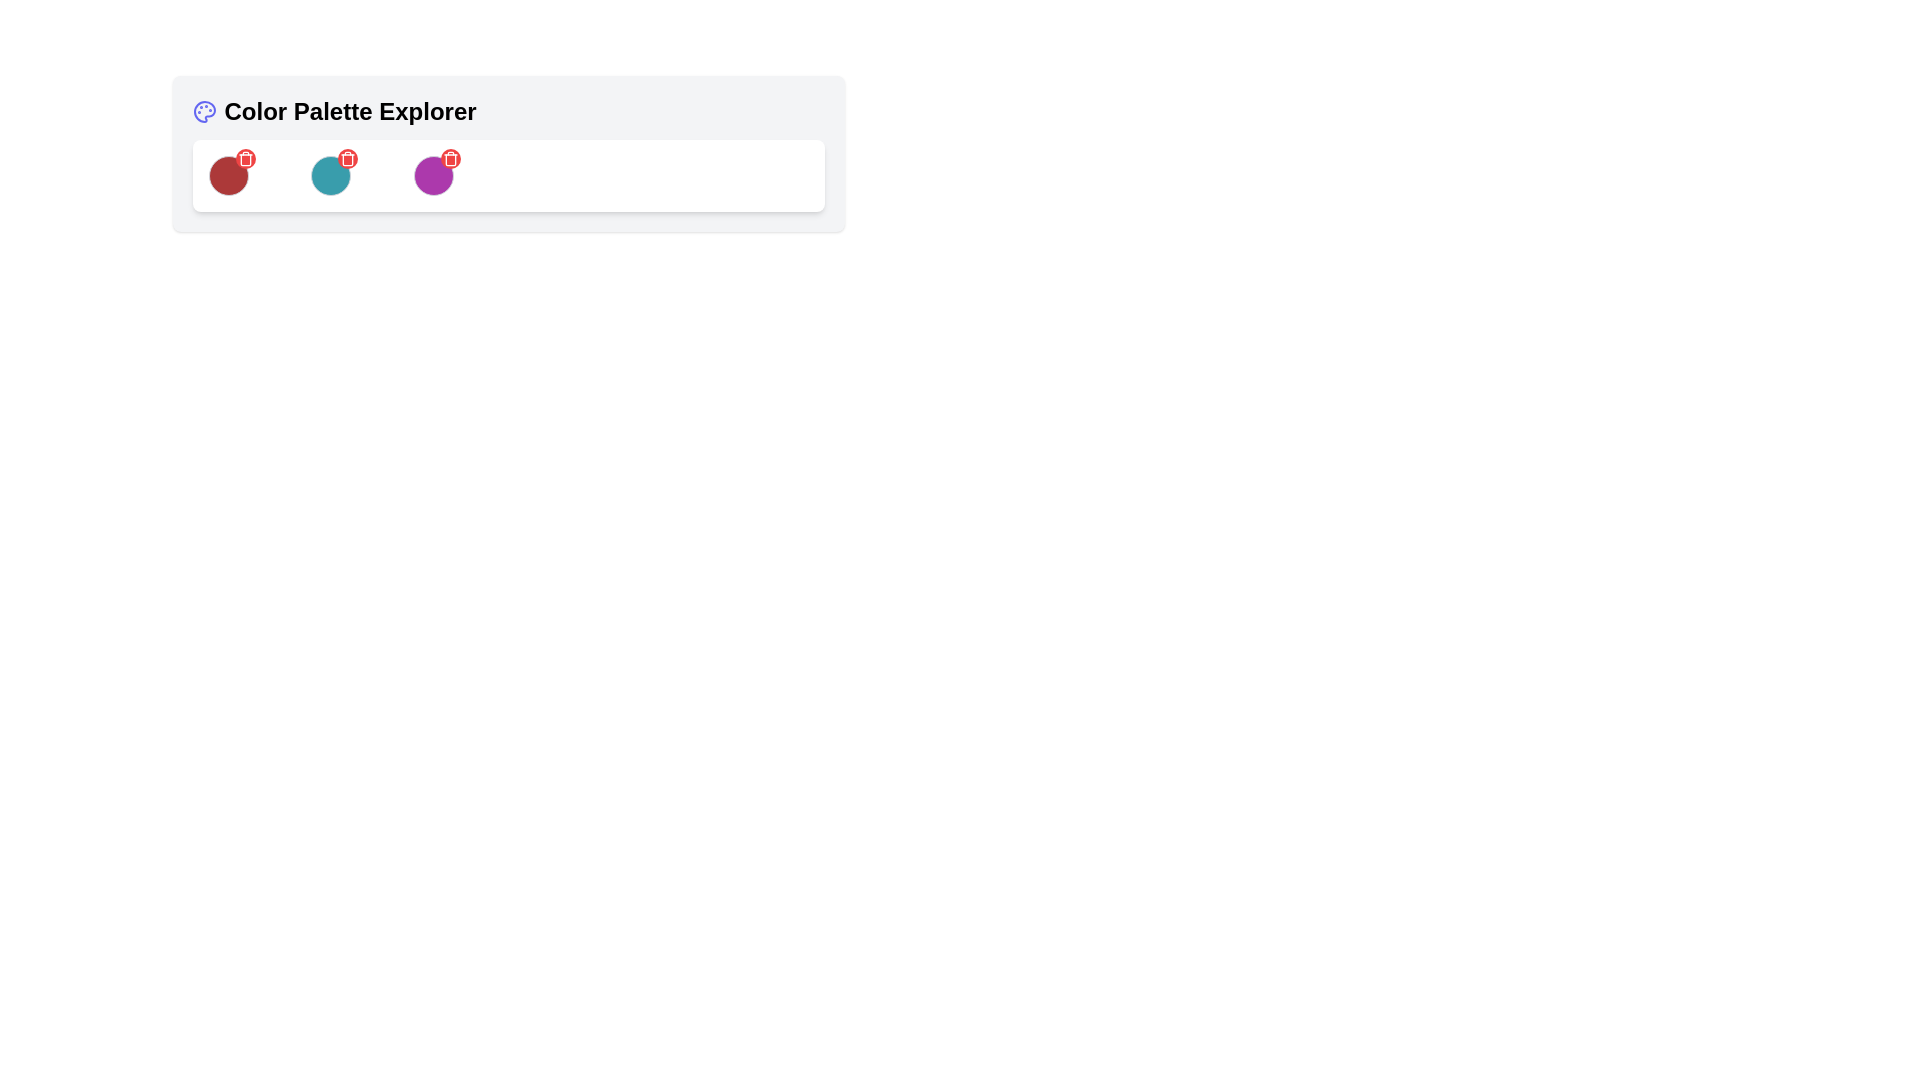  What do you see at coordinates (244, 157) in the screenshot?
I see `the trash can icon with a white stroke on a red circular background` at bounding box center [244, 157].